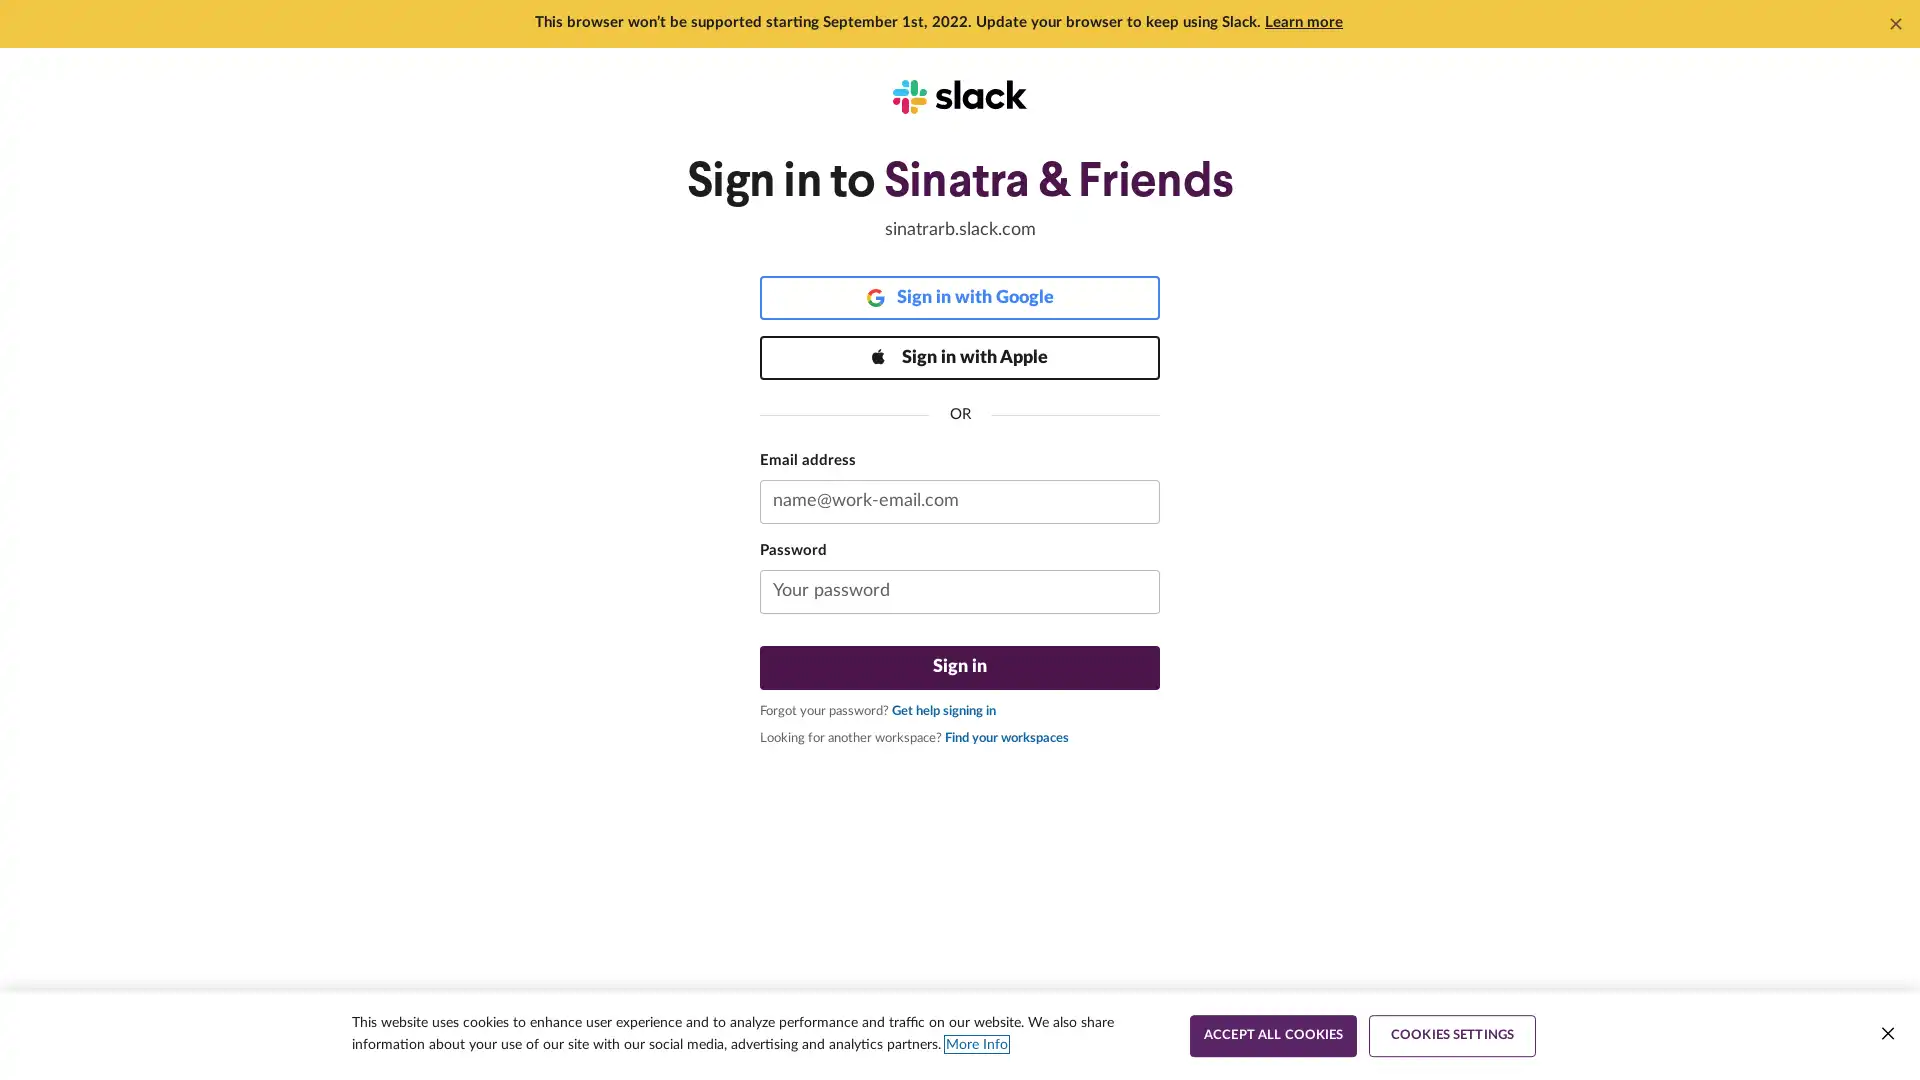  Describe the element at coordinates (1452, 1035) in the screenshot. I see `COOKIES SETTINGS` at that location.